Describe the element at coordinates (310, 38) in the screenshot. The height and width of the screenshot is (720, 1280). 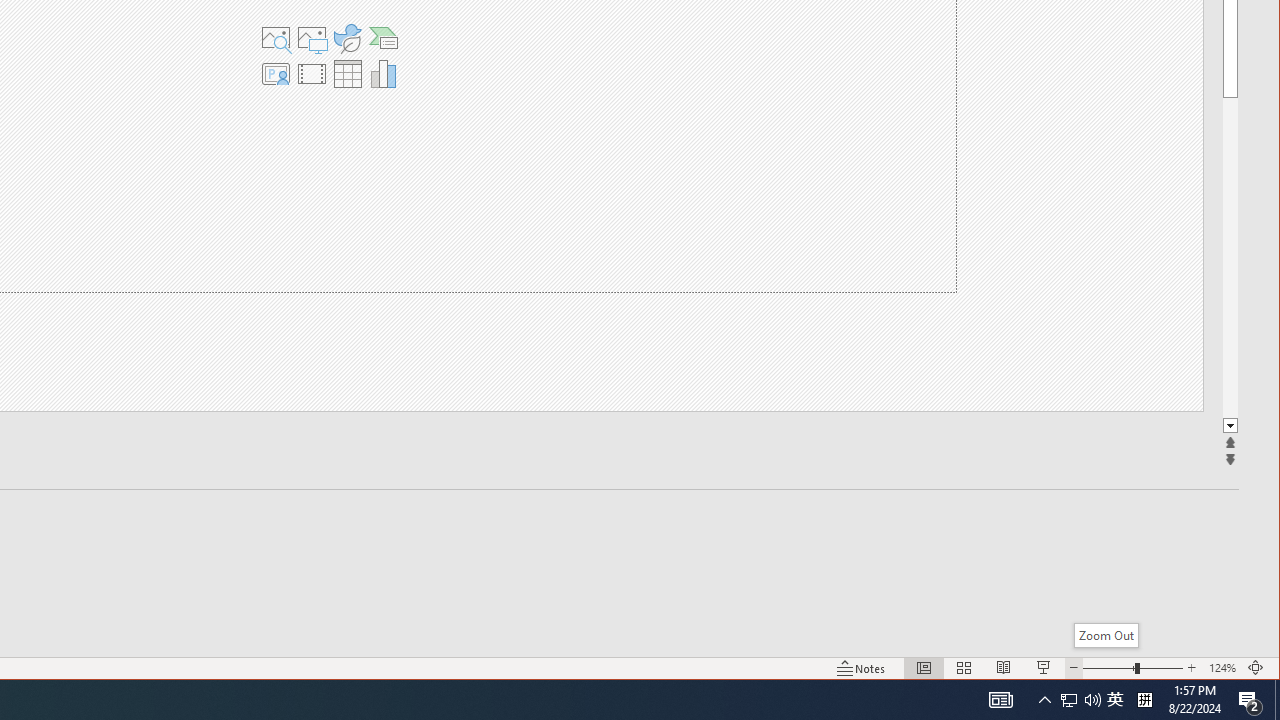
I see `'Pictures'` at that location.